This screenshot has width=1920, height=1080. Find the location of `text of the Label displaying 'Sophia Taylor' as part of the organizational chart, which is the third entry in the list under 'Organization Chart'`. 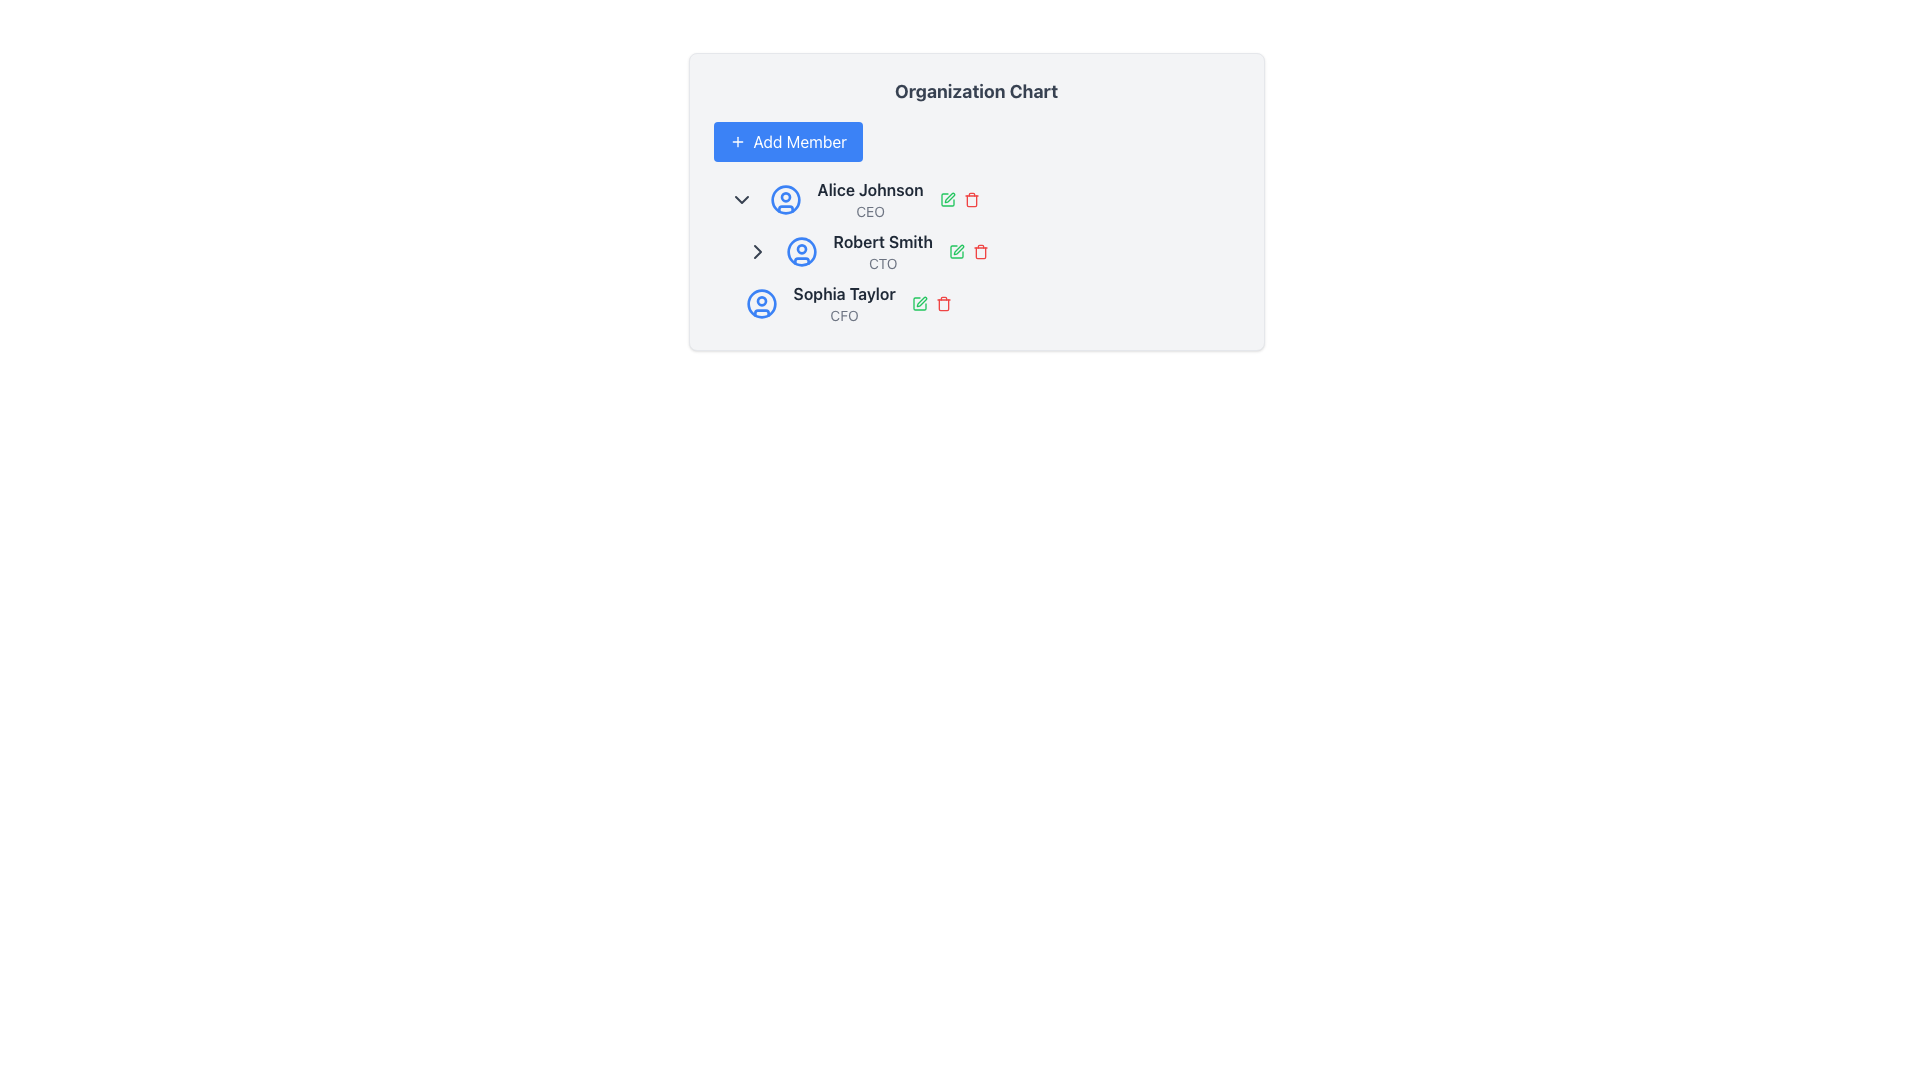

text of the Label displaying 'Sophia Taylor' as part of the organizational chart, which is the third entry in the list under 'Organization Chart' is located at coordinates (844, 304).